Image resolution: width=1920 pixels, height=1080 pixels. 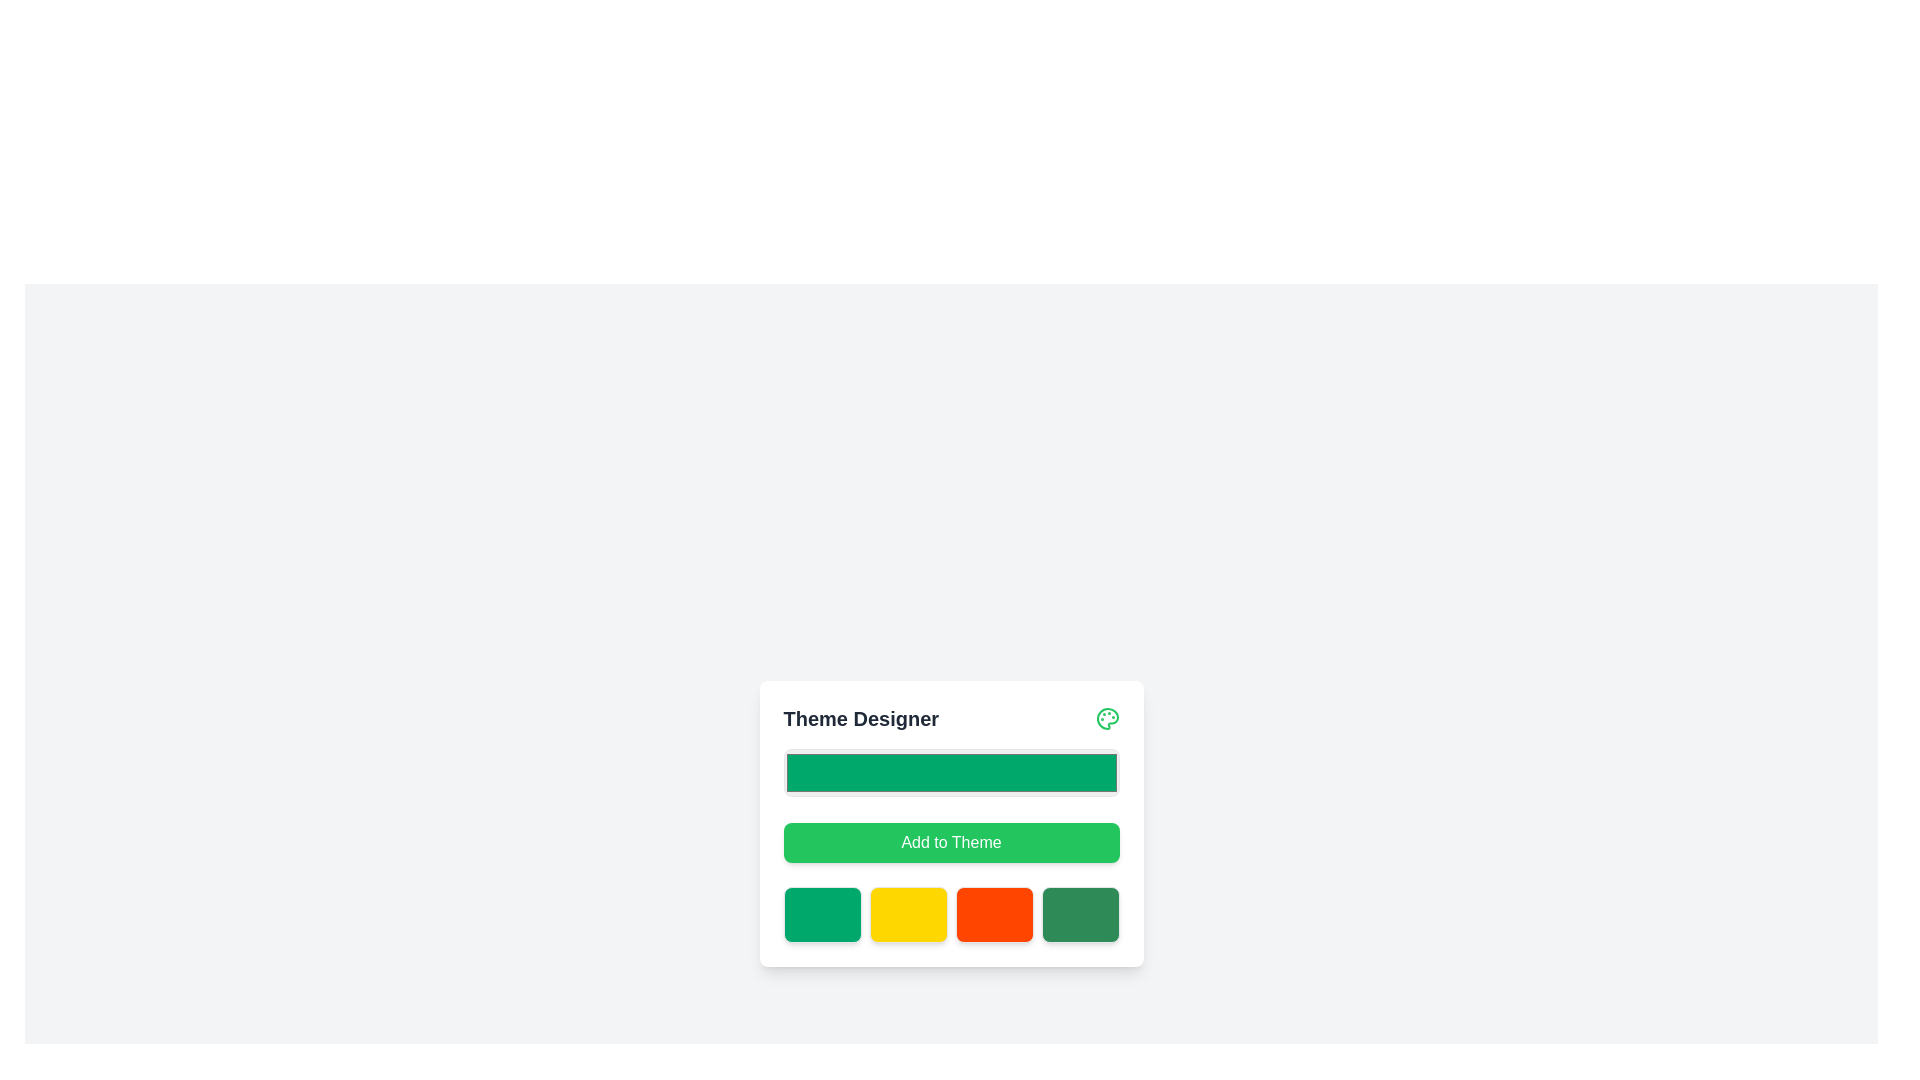 What do you see at coordinates (950, 843) in the screenshot?
I see `the 'Add to Theme' button, which is a wide, rectangular green button with white text, located below the color selection area` at bounding box center [950, 843].